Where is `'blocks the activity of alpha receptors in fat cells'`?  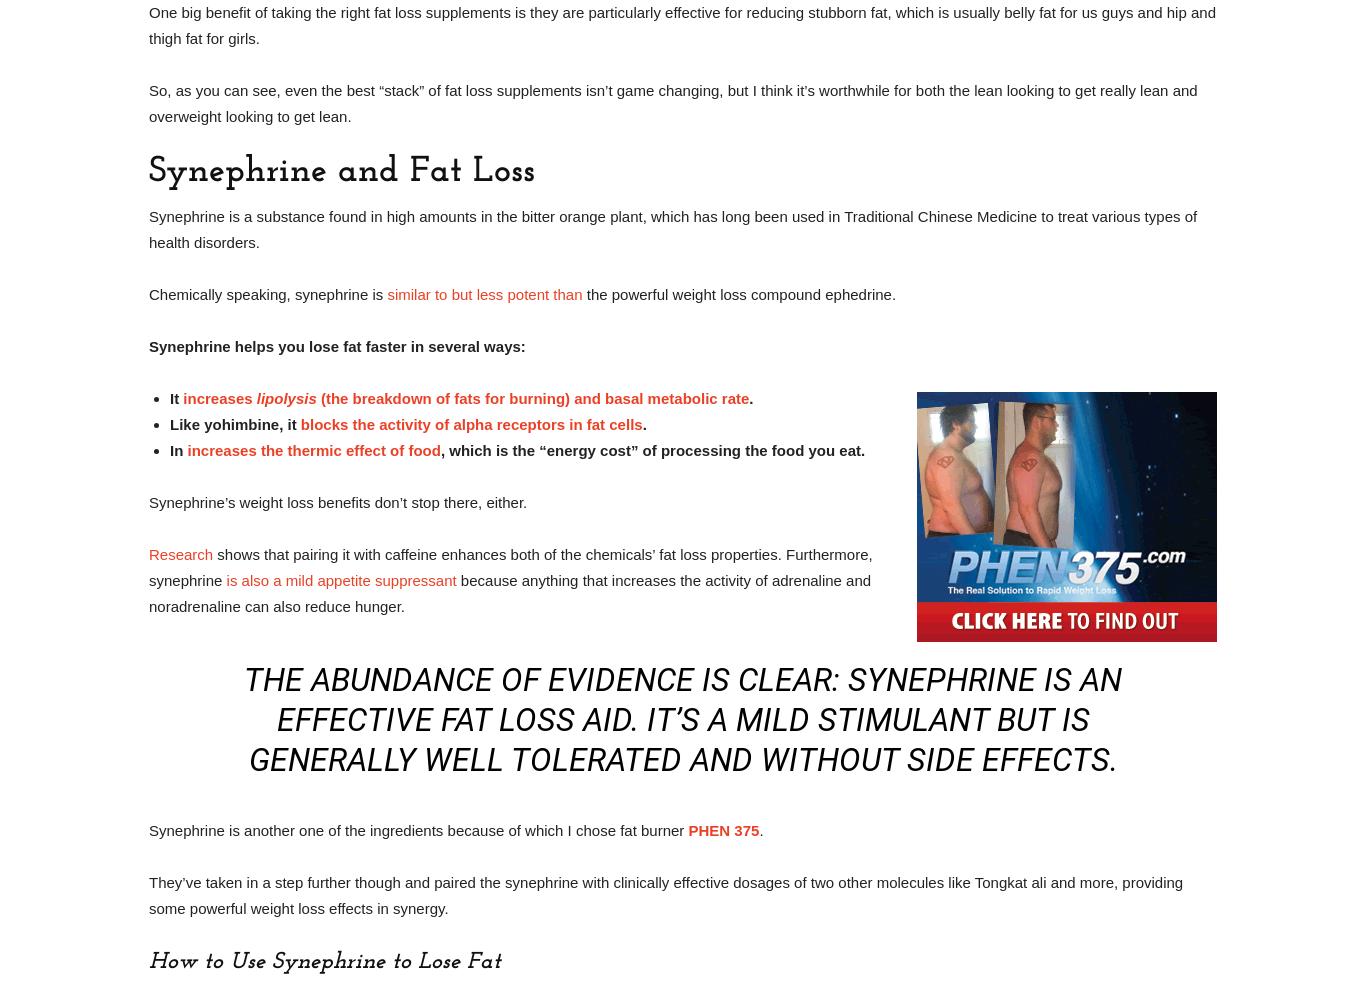
'blocks the activity of alpha receptors in fat cells' is located at coordinates (470, 423).